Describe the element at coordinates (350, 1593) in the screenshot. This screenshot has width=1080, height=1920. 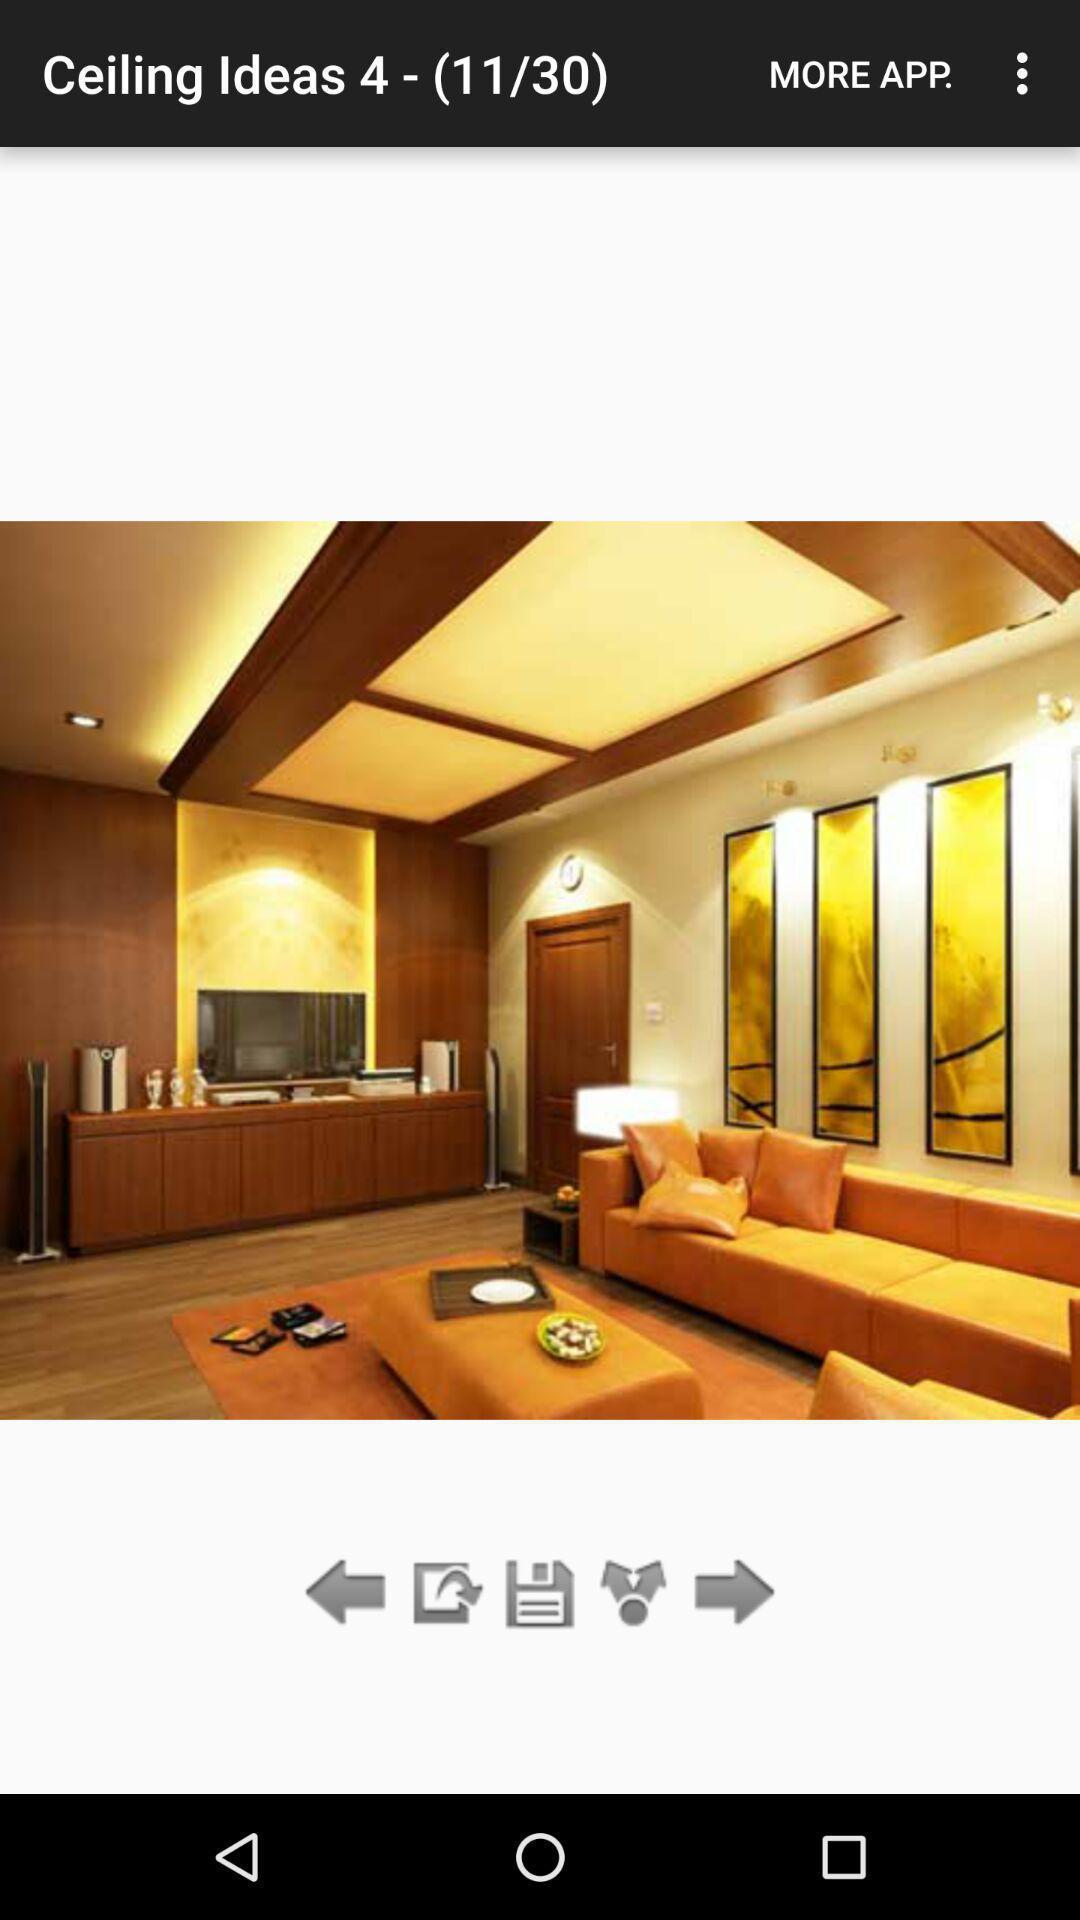
I see `the arrow_backward icon` at that location.